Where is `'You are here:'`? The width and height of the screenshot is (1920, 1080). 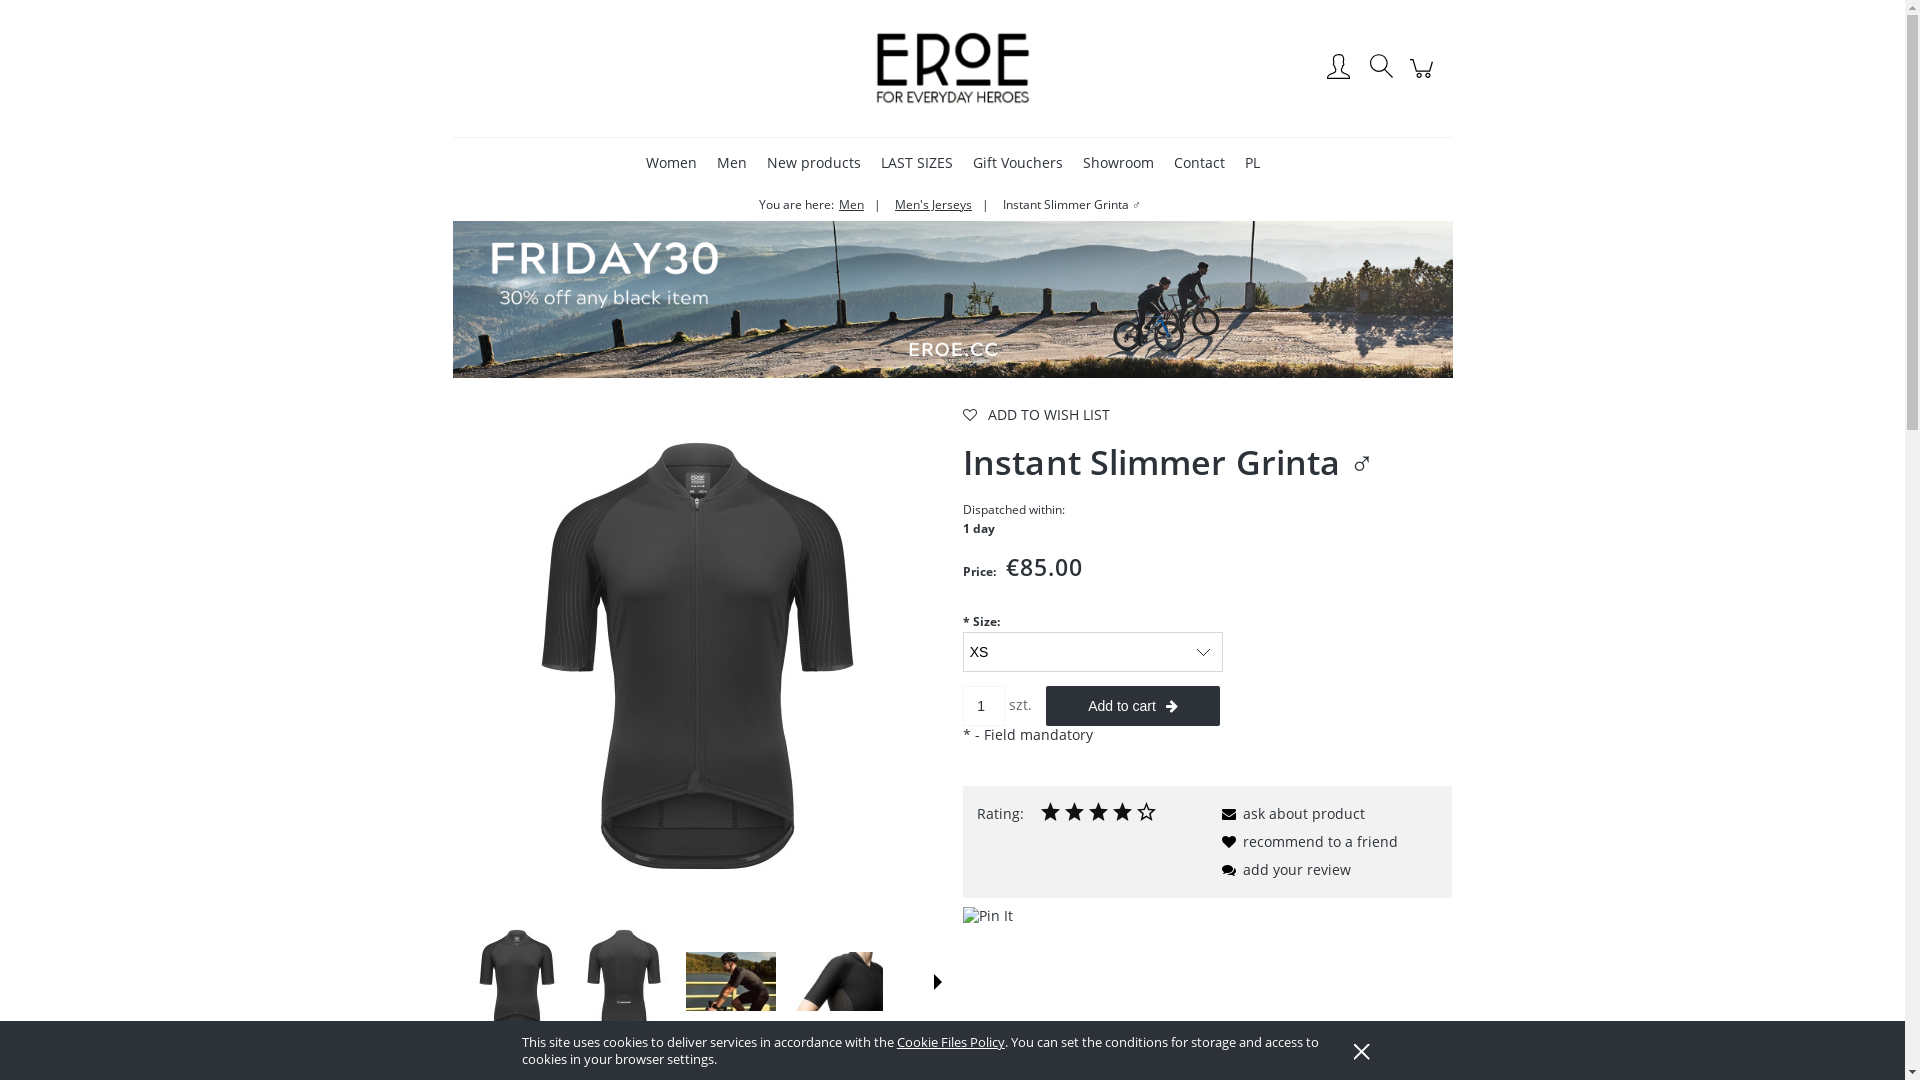 'You are here:' is located at coordinates (795, 204).